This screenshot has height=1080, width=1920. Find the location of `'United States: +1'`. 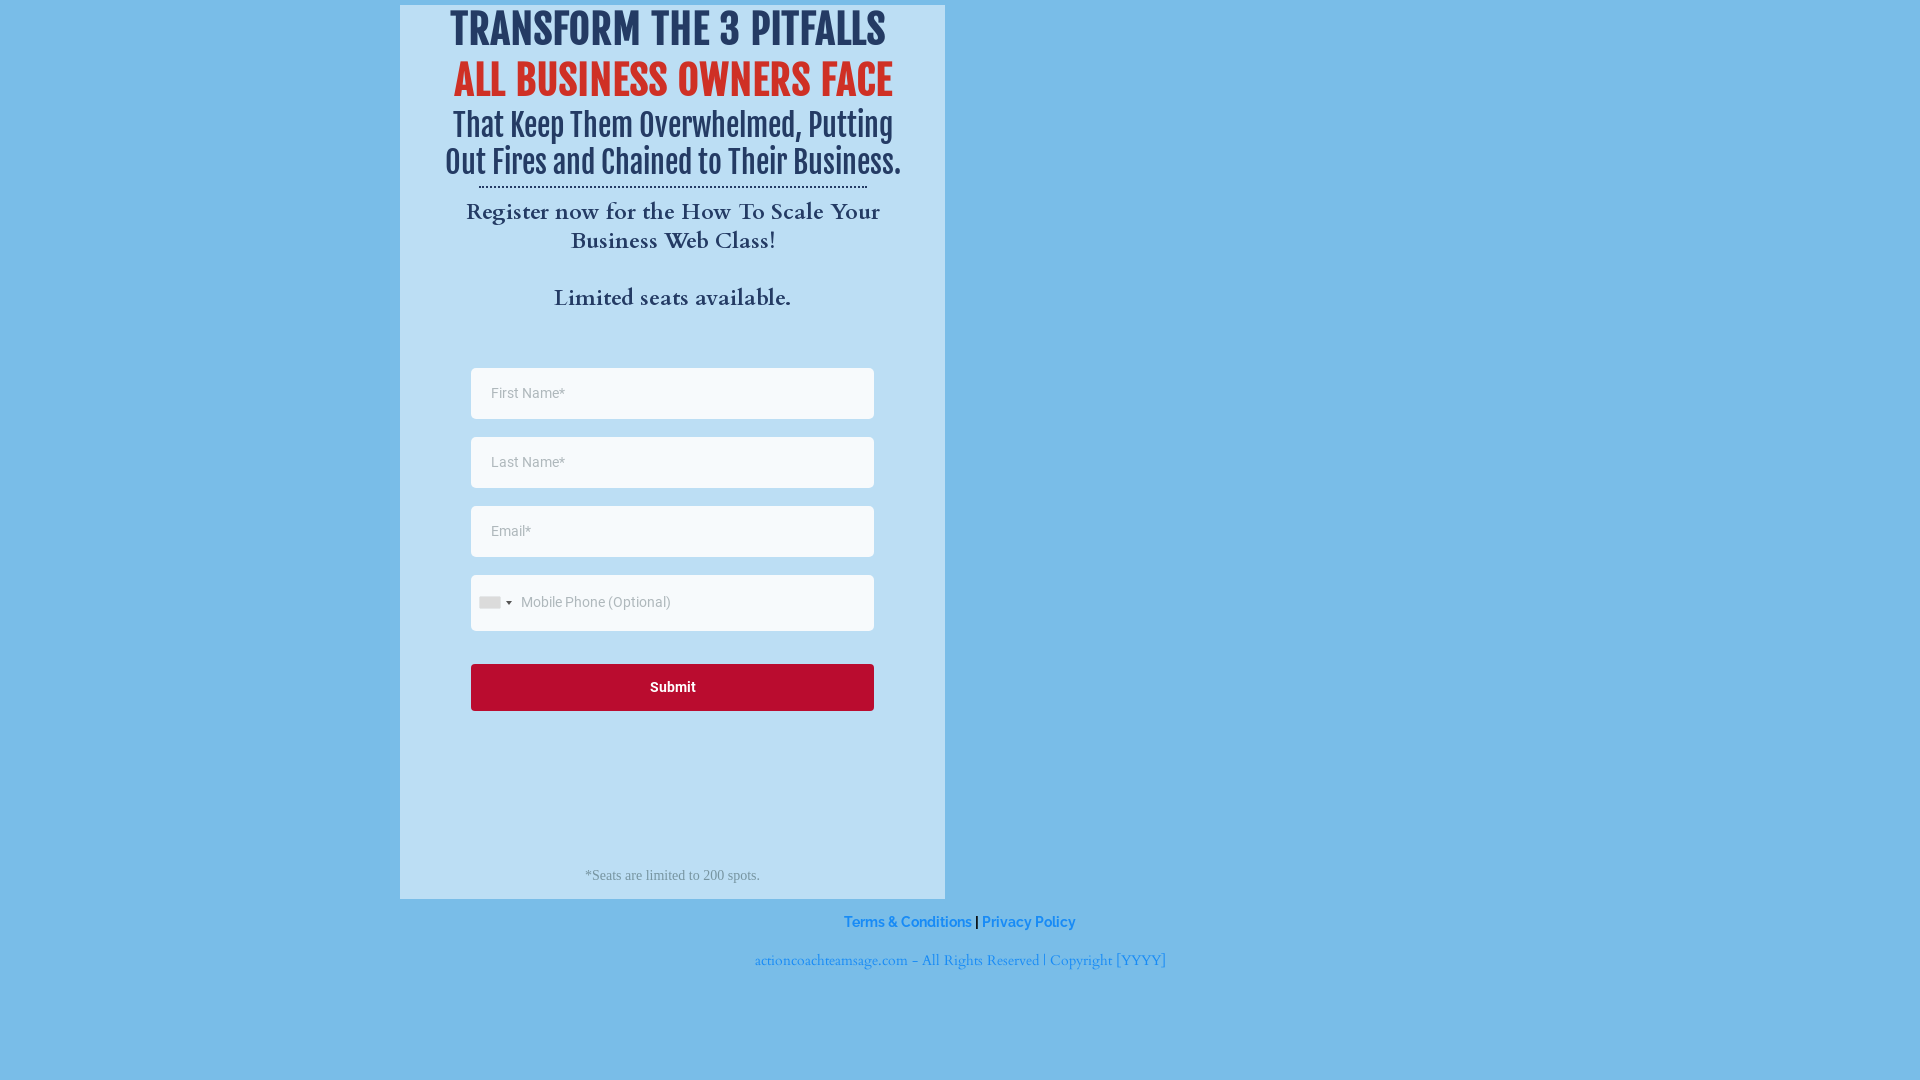

'United States: +1' is located at coordinates (470, 601).